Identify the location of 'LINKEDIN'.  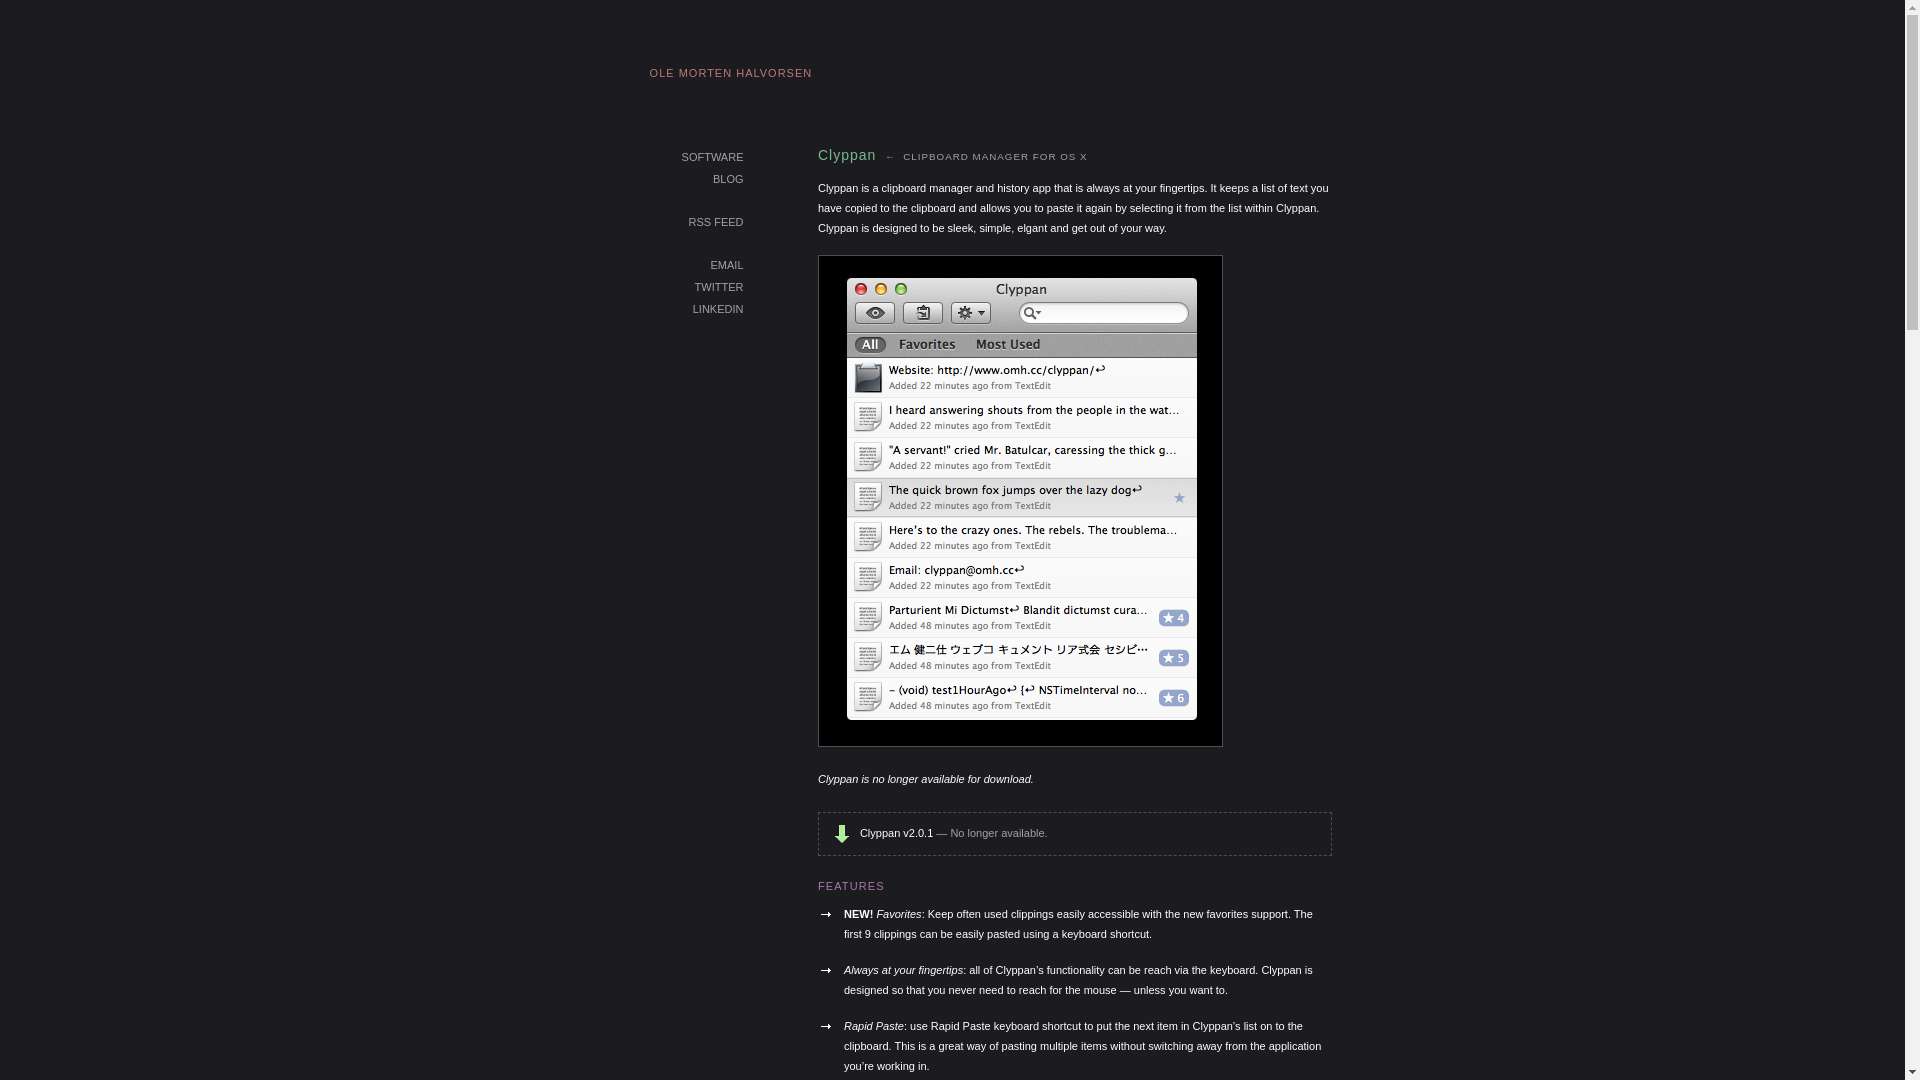
(692, 309).